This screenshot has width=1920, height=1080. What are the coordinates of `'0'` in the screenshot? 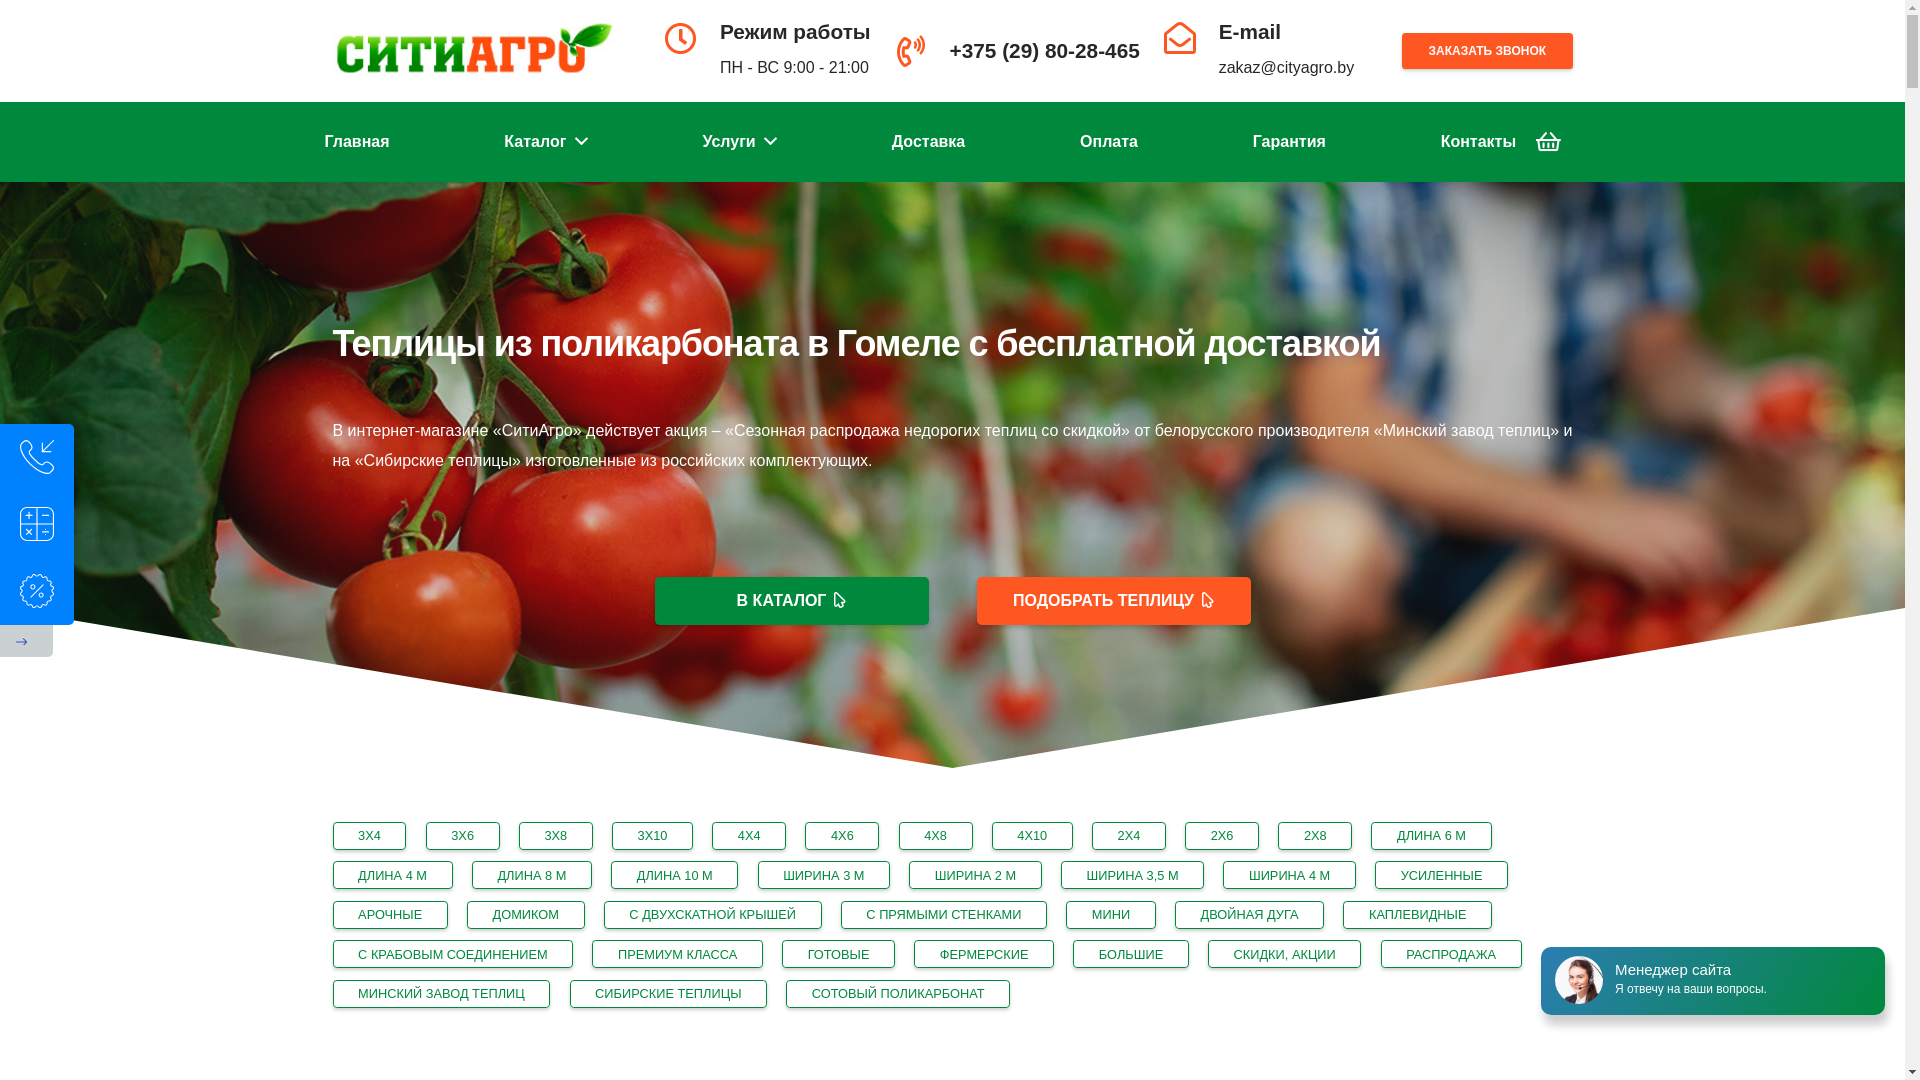 It's located at (1546, 141).